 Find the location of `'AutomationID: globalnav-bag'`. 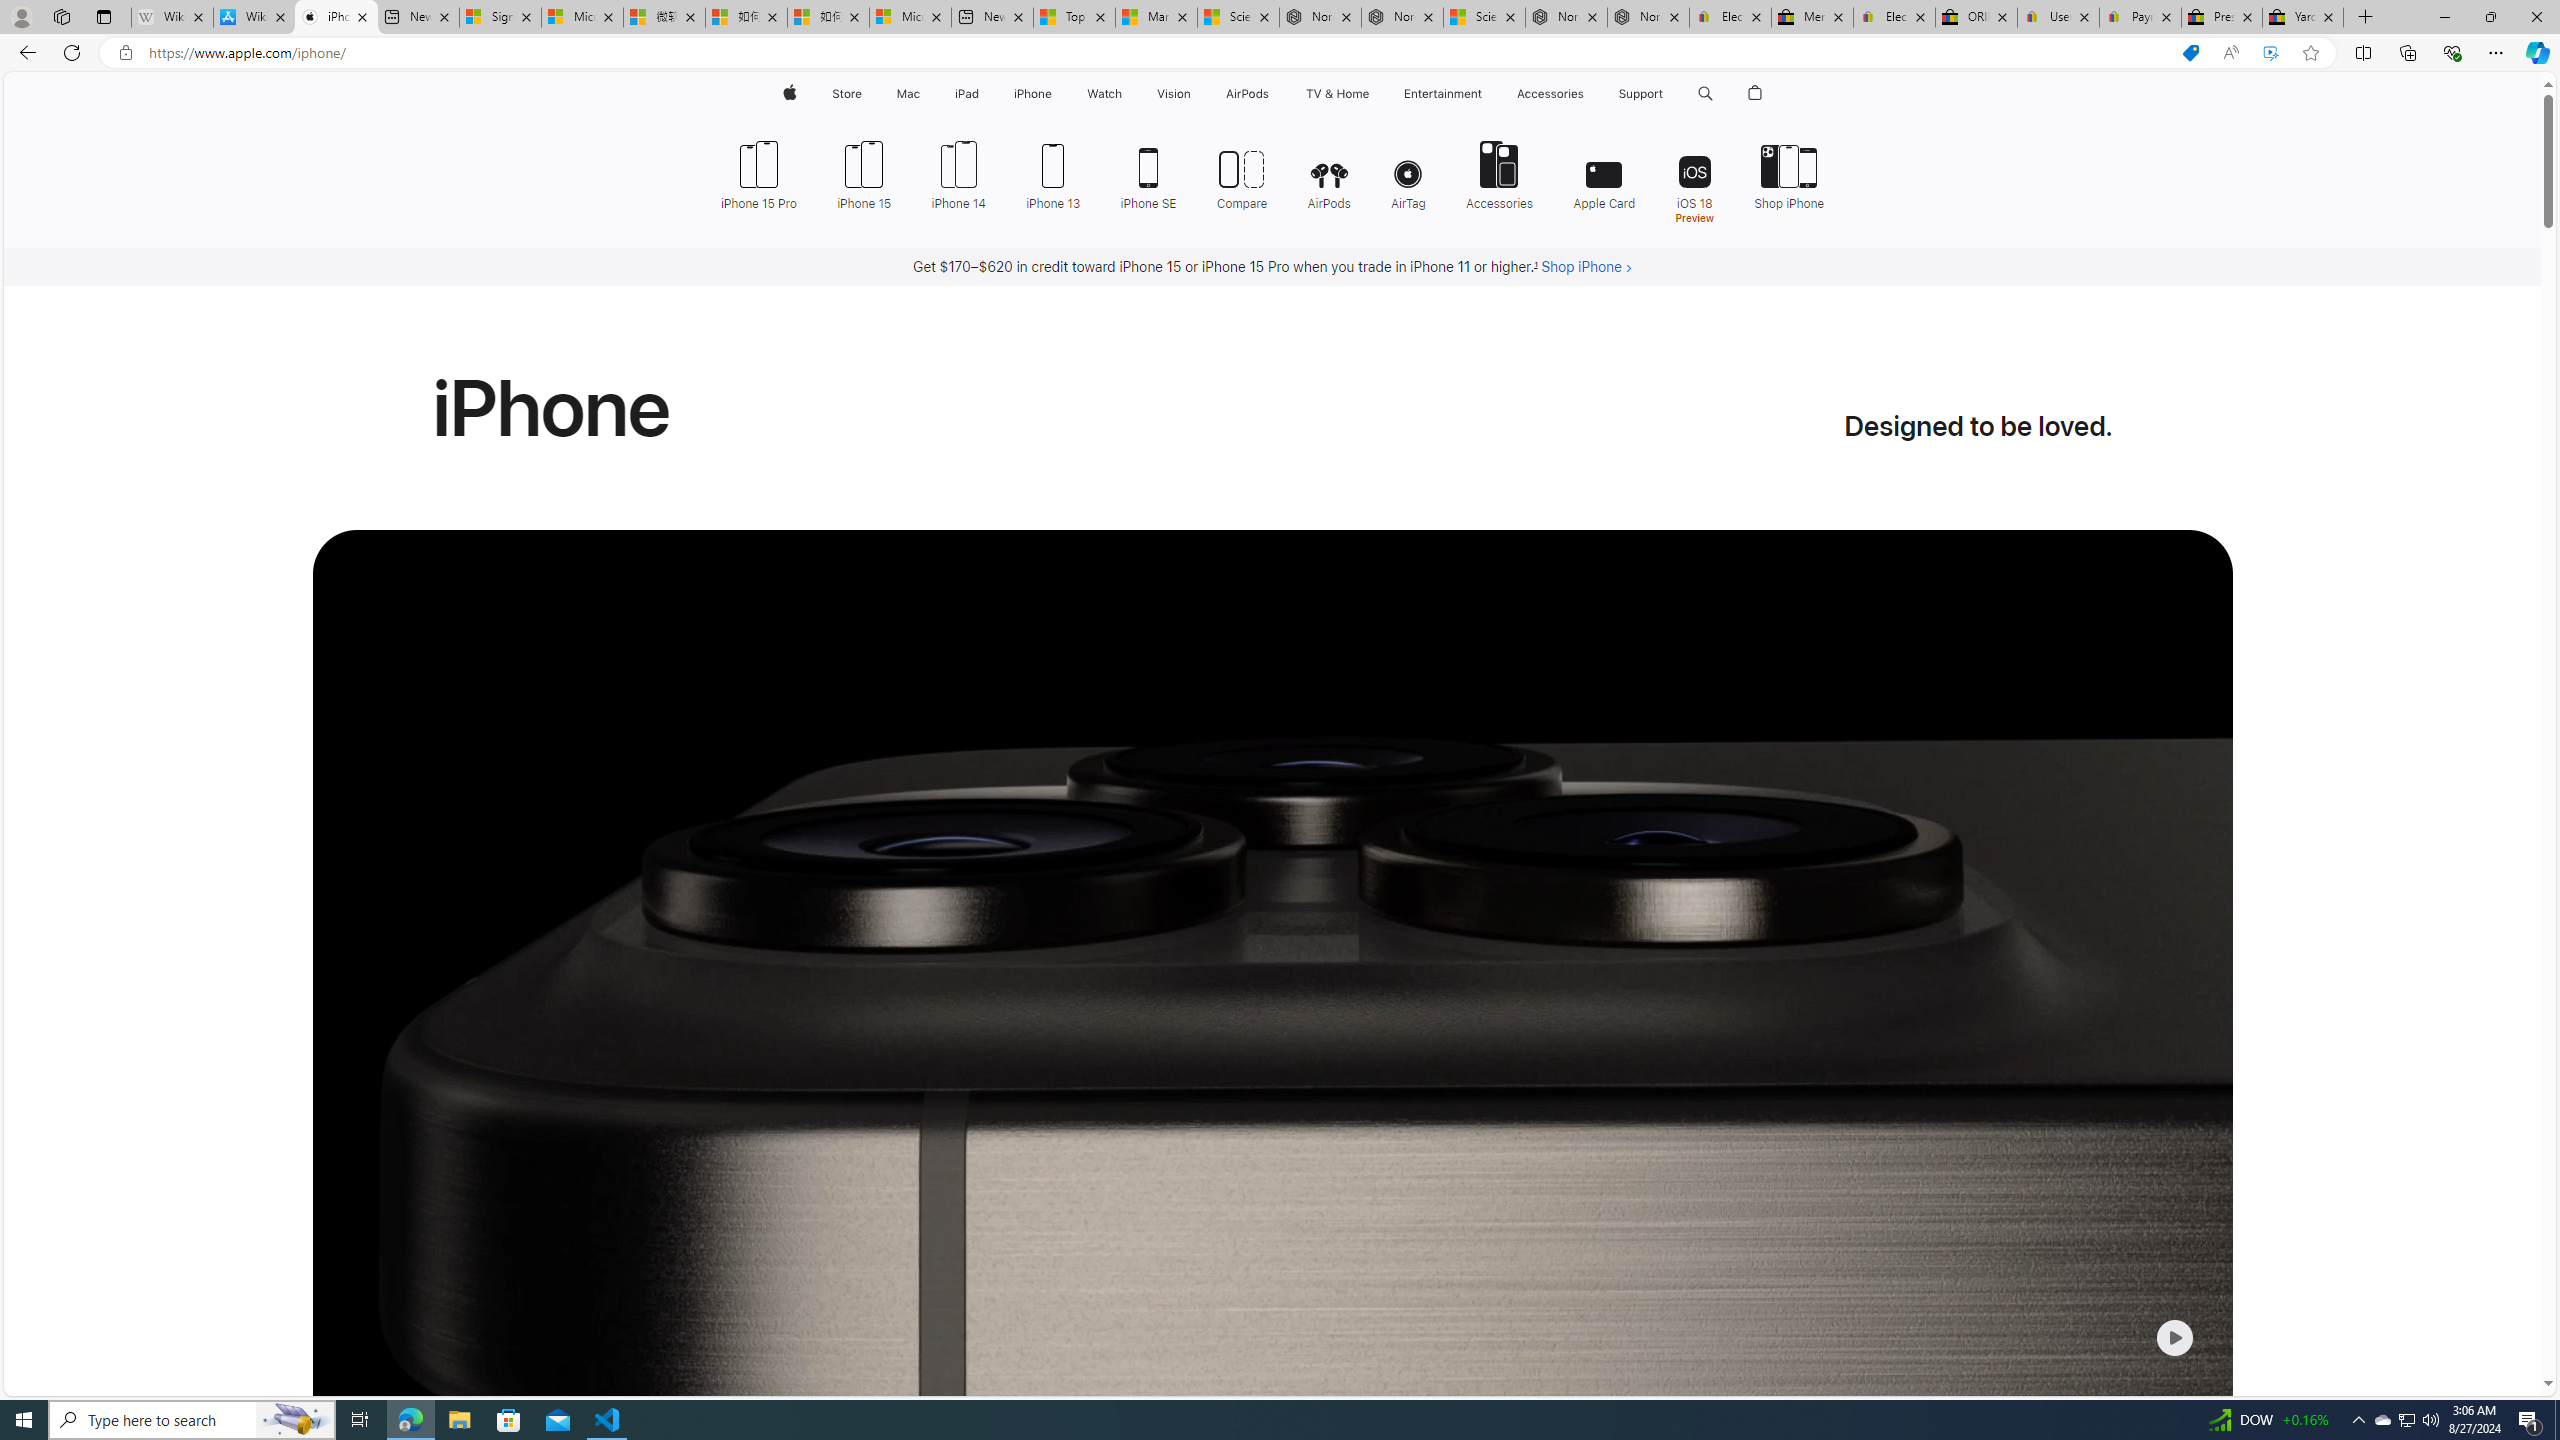

'AutomationID: globalnav-bag' is located at coordinates (1756, 93).